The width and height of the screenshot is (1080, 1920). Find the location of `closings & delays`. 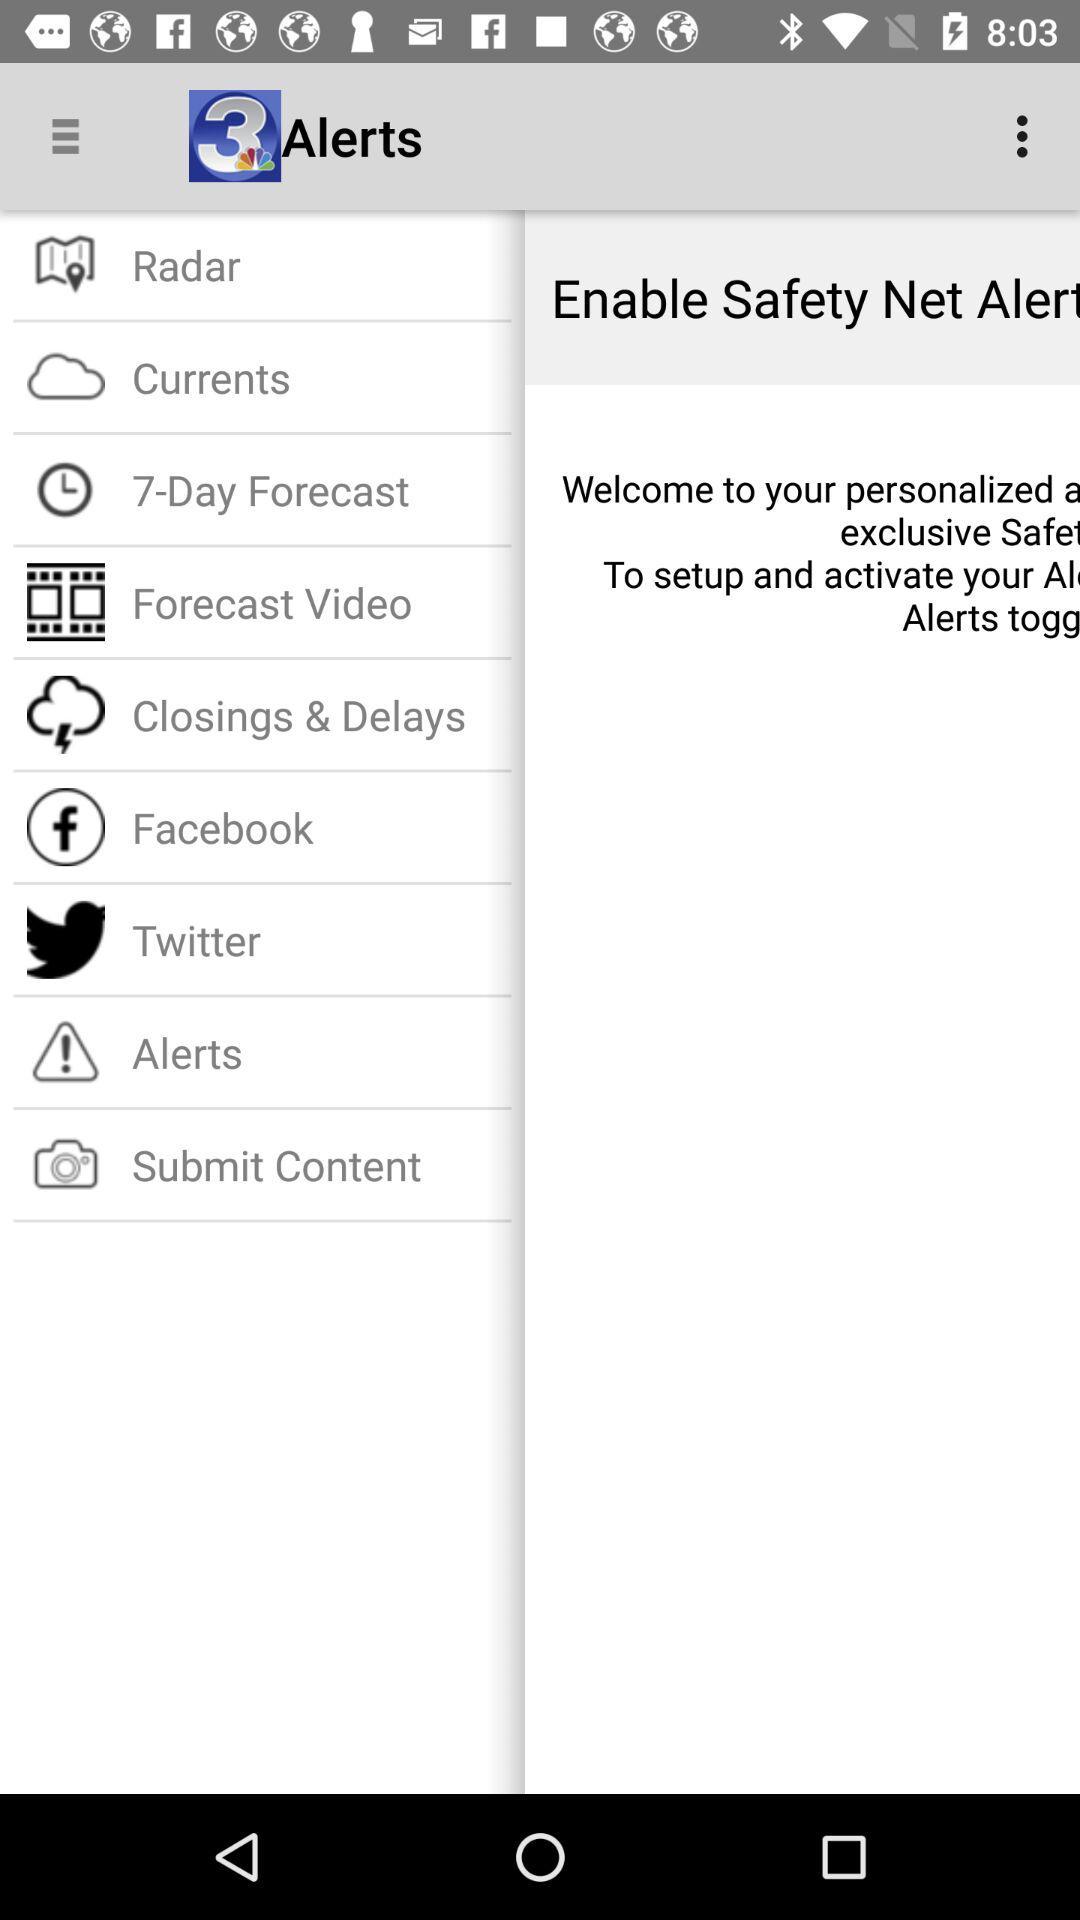

closings & delays is located at coordinates (315, 714).